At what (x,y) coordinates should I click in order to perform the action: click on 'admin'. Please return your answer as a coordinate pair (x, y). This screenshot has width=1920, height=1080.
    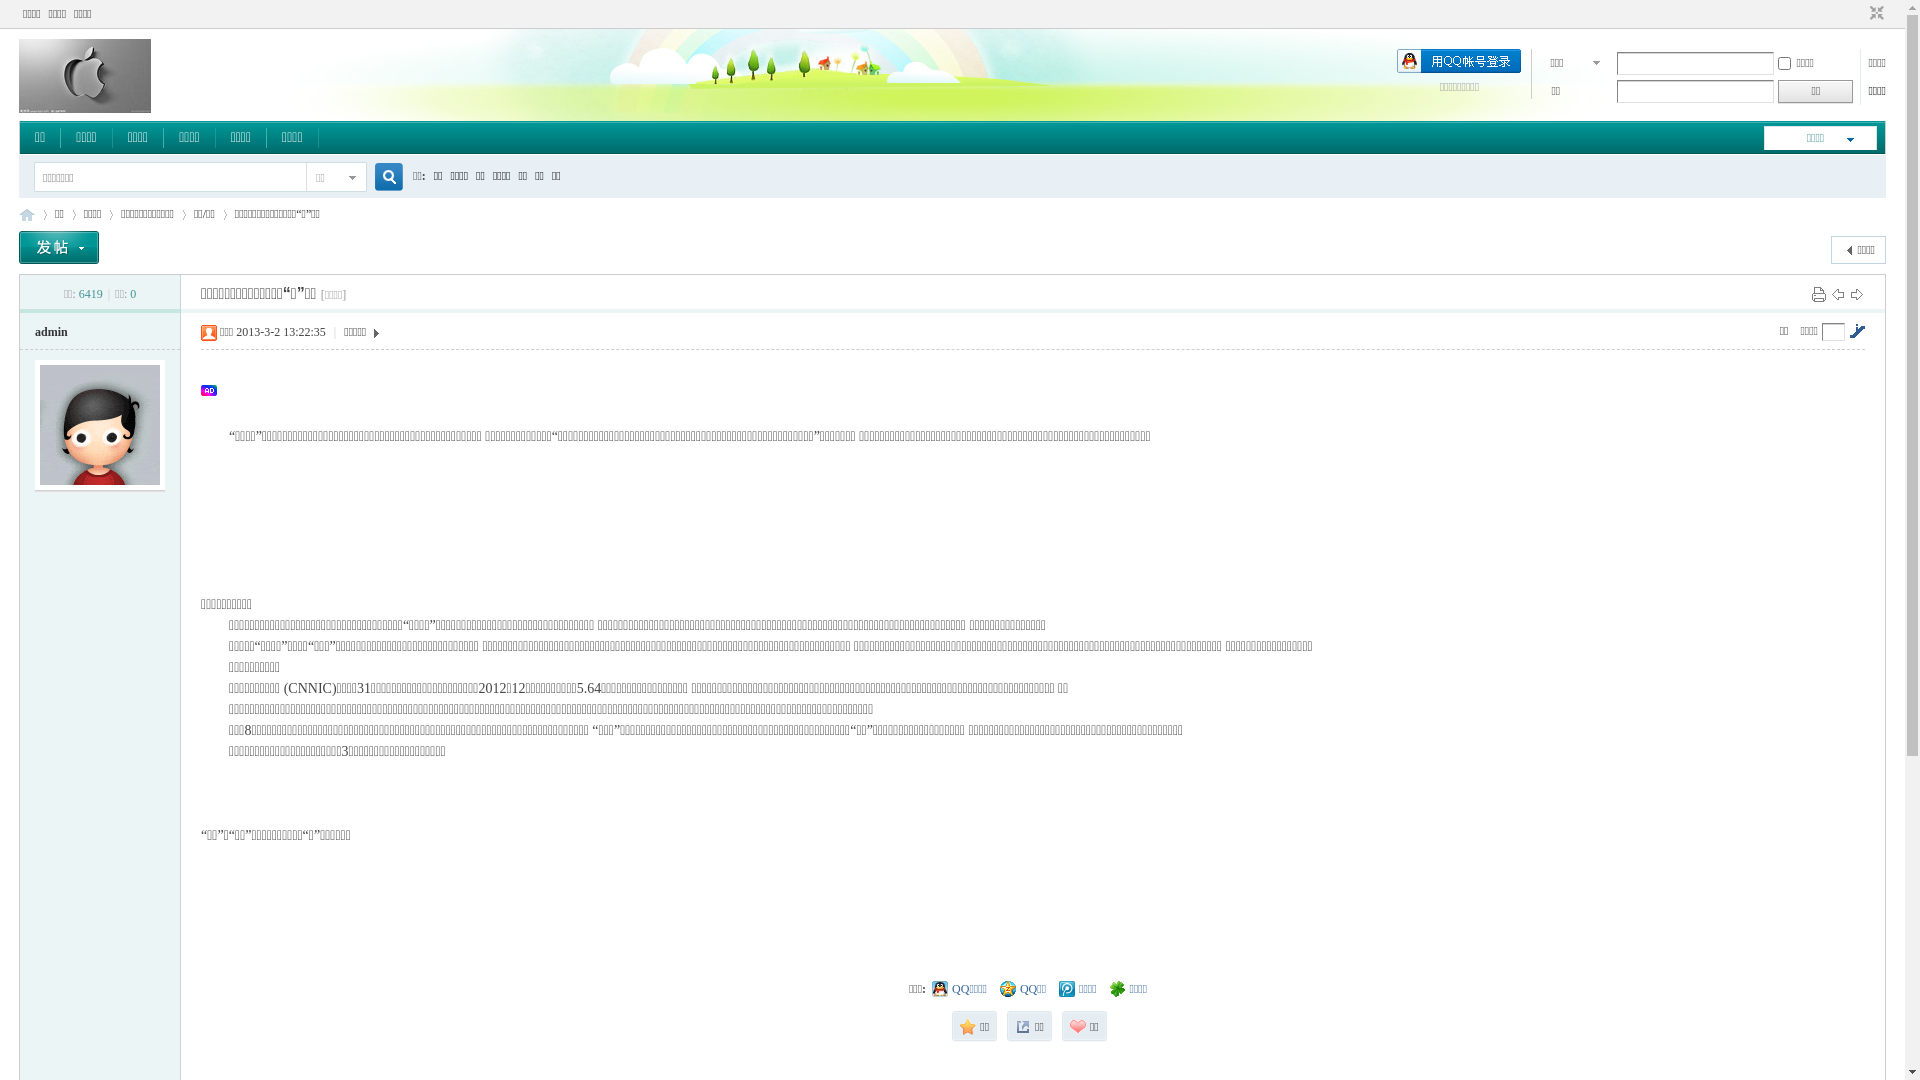
    Looking at the image, I should click on (34, 330).